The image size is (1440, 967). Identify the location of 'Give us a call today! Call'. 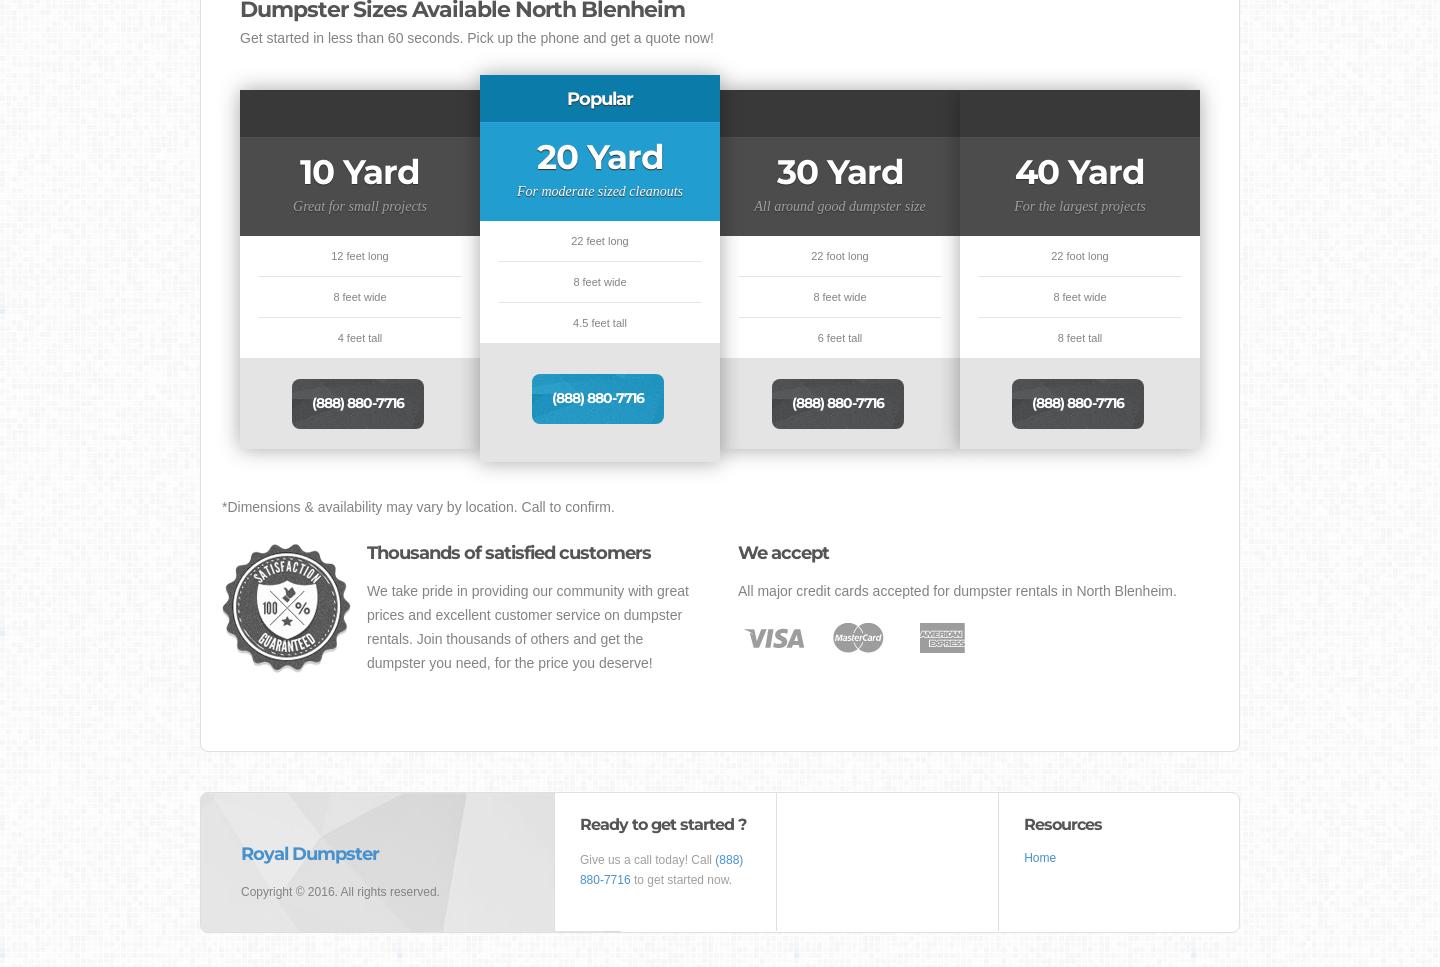
(645, 858).